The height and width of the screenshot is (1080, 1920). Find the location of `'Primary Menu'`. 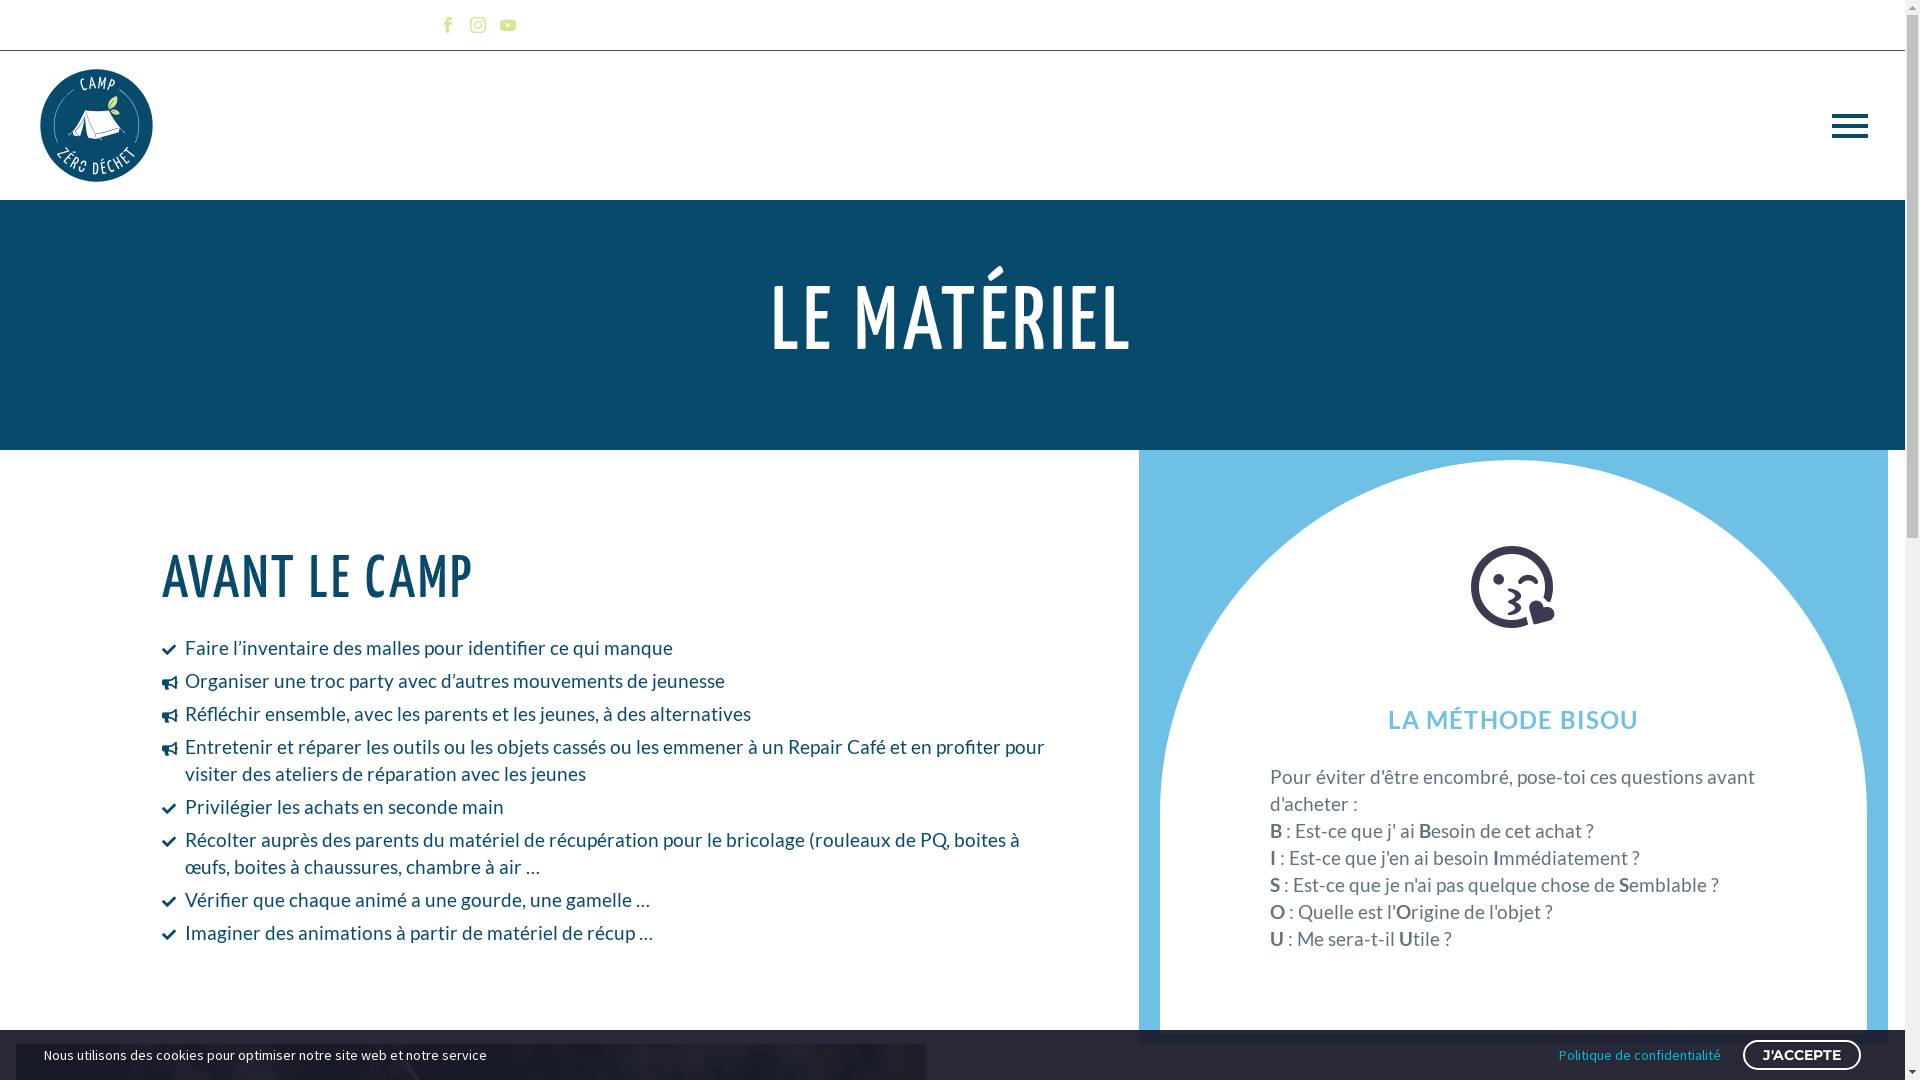

'Primary Menu' is located at coordinates (1848, 124).